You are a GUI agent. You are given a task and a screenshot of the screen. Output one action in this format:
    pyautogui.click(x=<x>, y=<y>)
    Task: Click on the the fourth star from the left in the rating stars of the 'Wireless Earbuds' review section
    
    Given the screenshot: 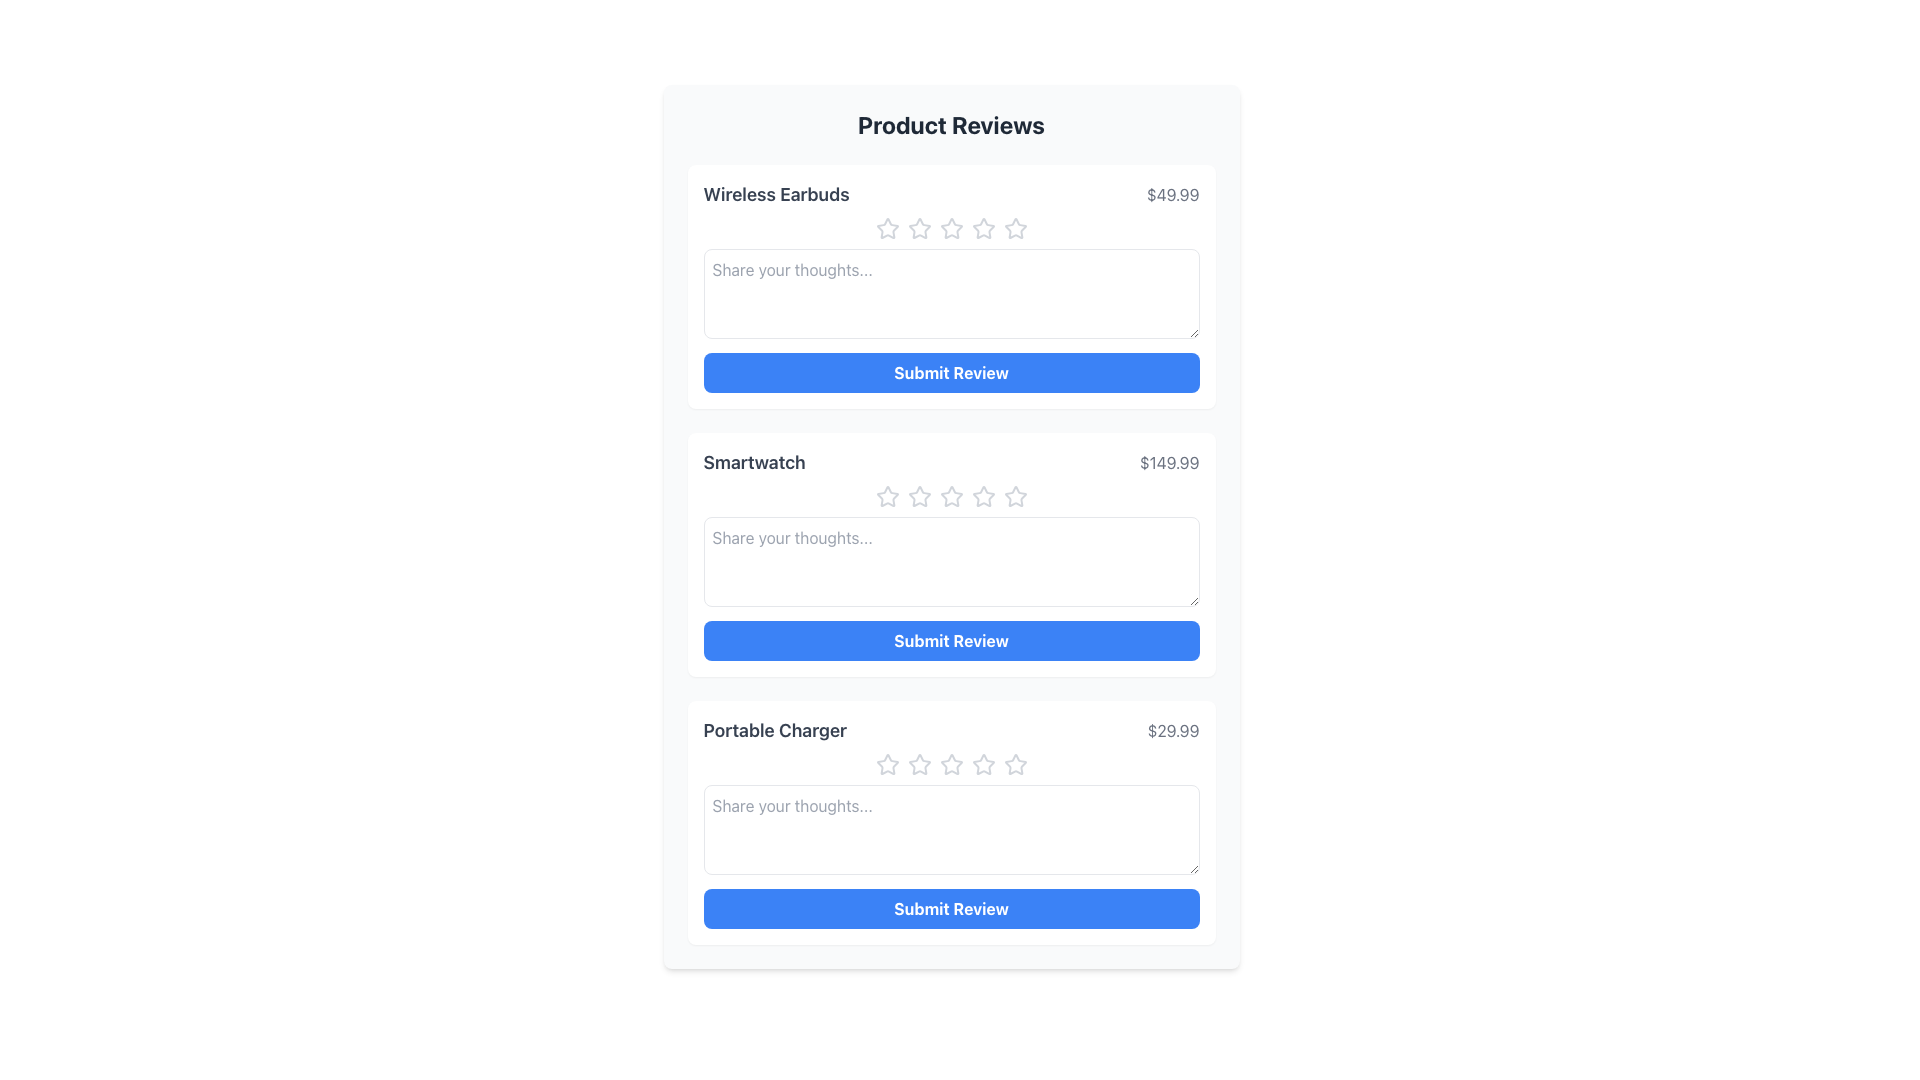 What is the action you would take?
    pyautogui.click(x=1015, y=227)
    